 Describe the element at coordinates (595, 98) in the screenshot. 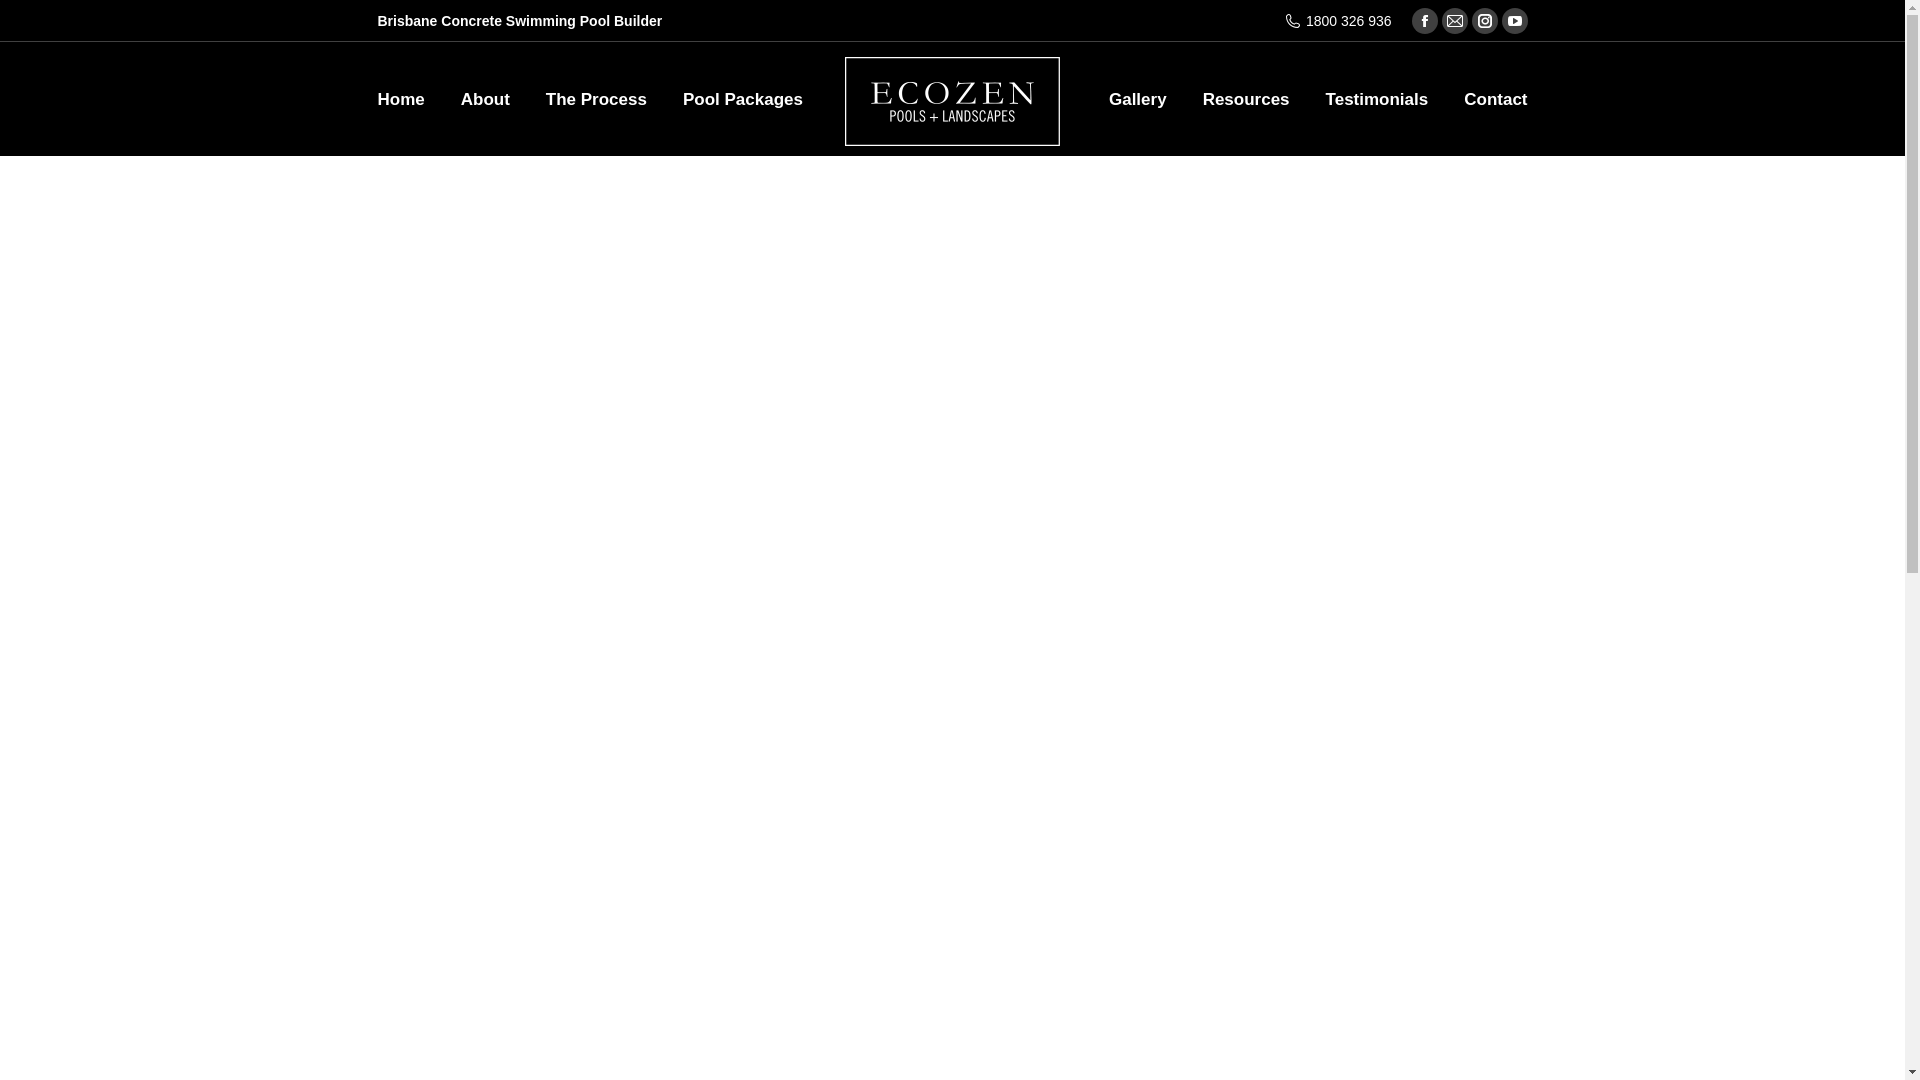

I see `'The Process'` at that location.